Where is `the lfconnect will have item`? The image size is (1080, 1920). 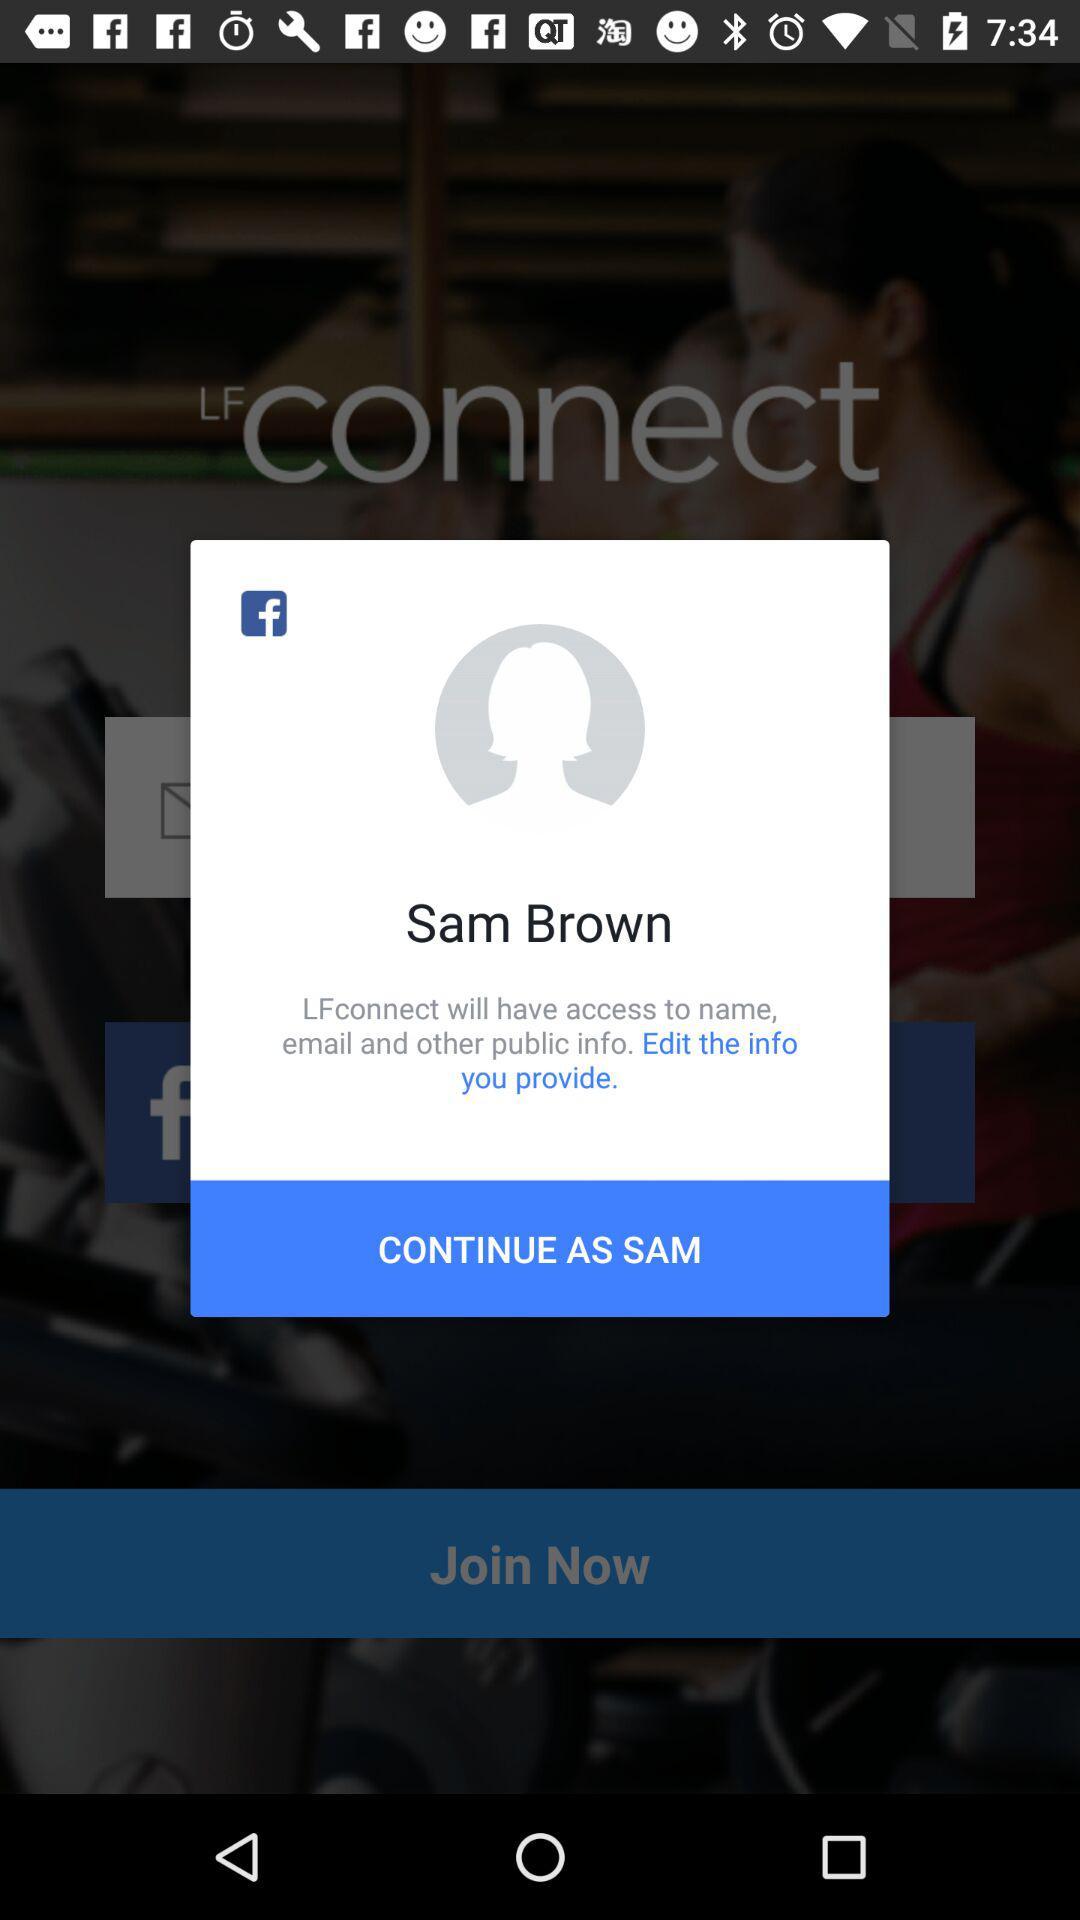
the lfconnect will have item is located at coordinates (540, 1041).